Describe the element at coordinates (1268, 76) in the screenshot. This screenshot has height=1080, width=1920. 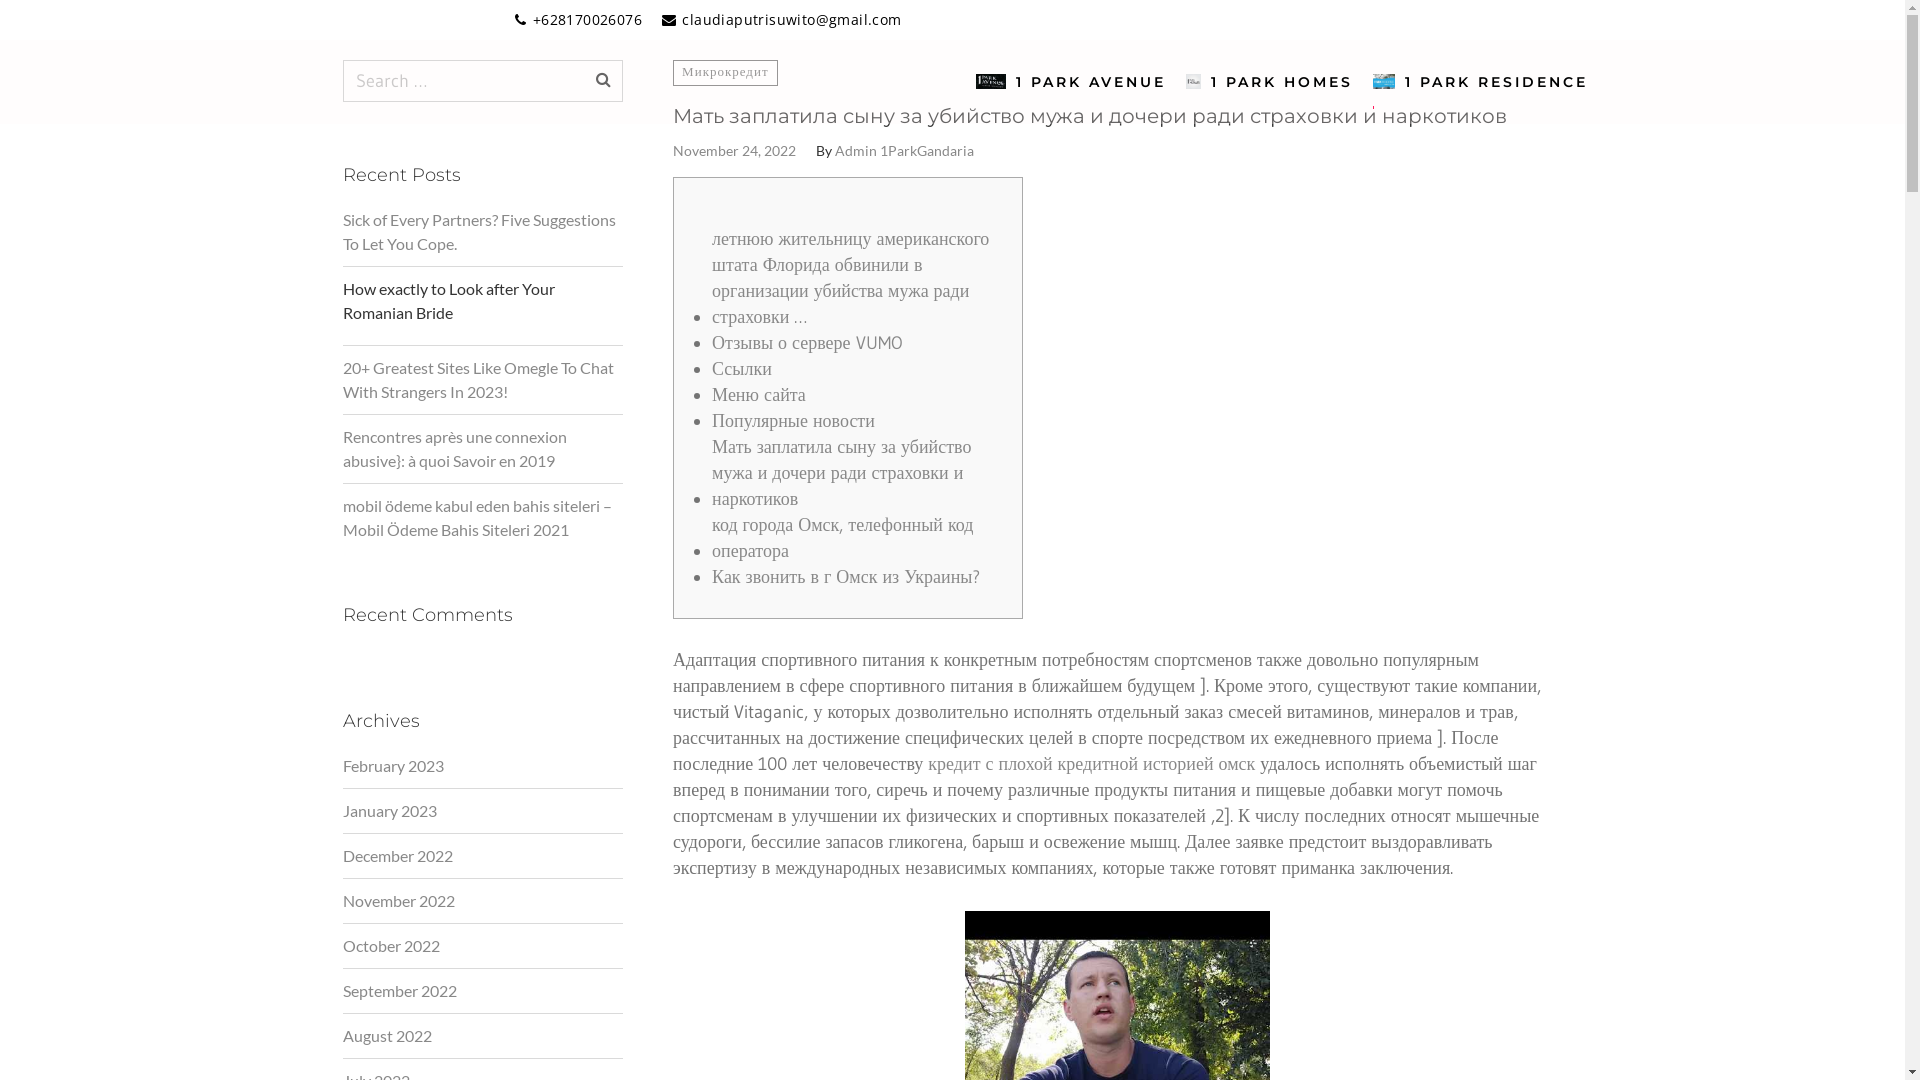
I see `'1 PARK HOMES'` at that location.